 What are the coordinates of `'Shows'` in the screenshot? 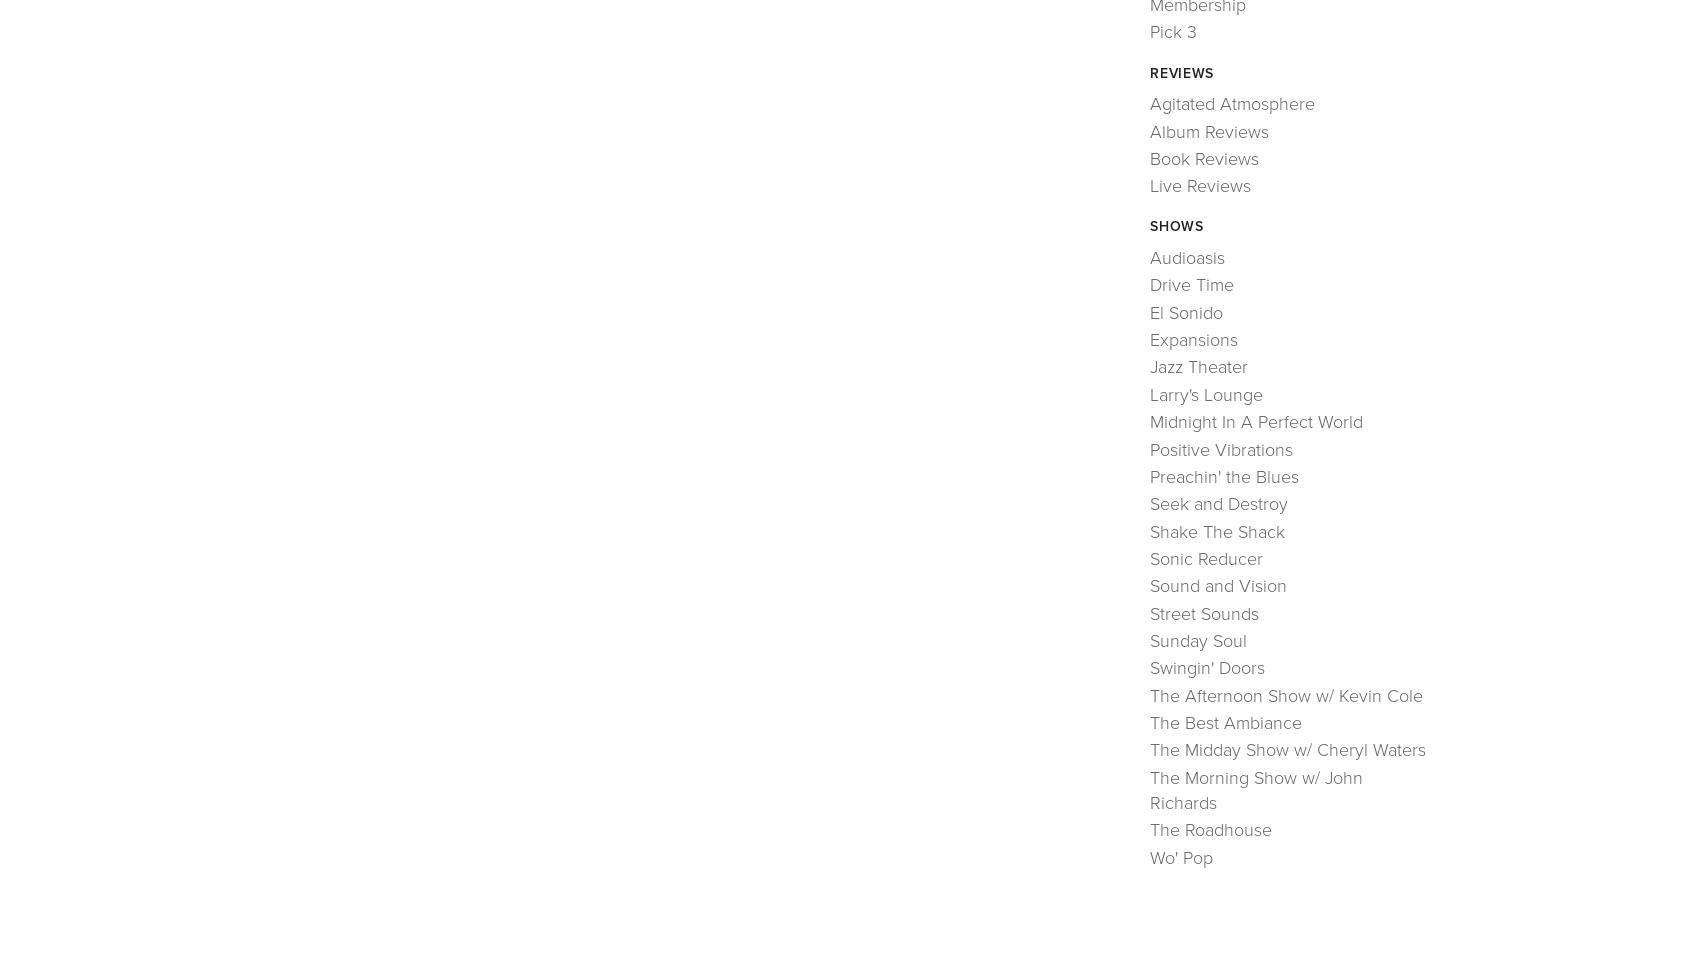 It's located at (1175, 225).